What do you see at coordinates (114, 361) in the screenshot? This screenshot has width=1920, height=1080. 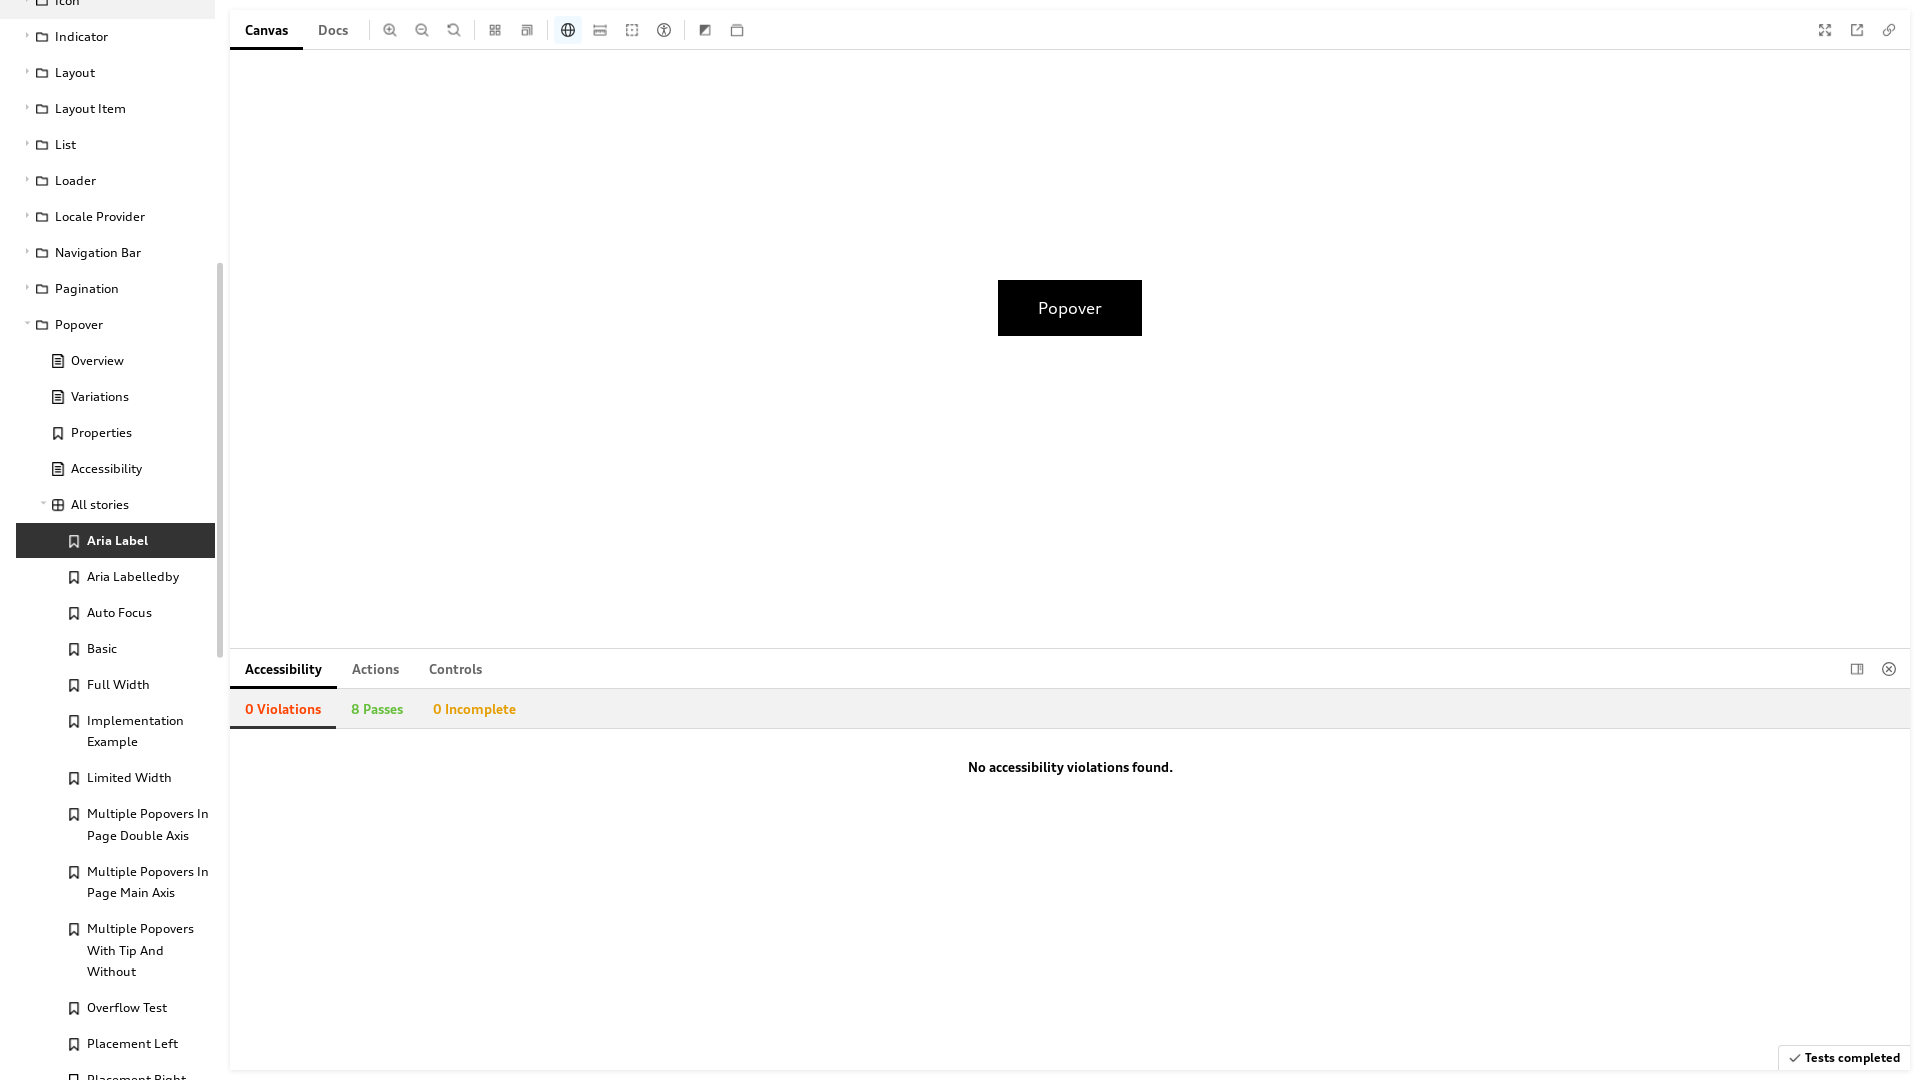 I see `'Overview'` at bounding box center [114, 361].